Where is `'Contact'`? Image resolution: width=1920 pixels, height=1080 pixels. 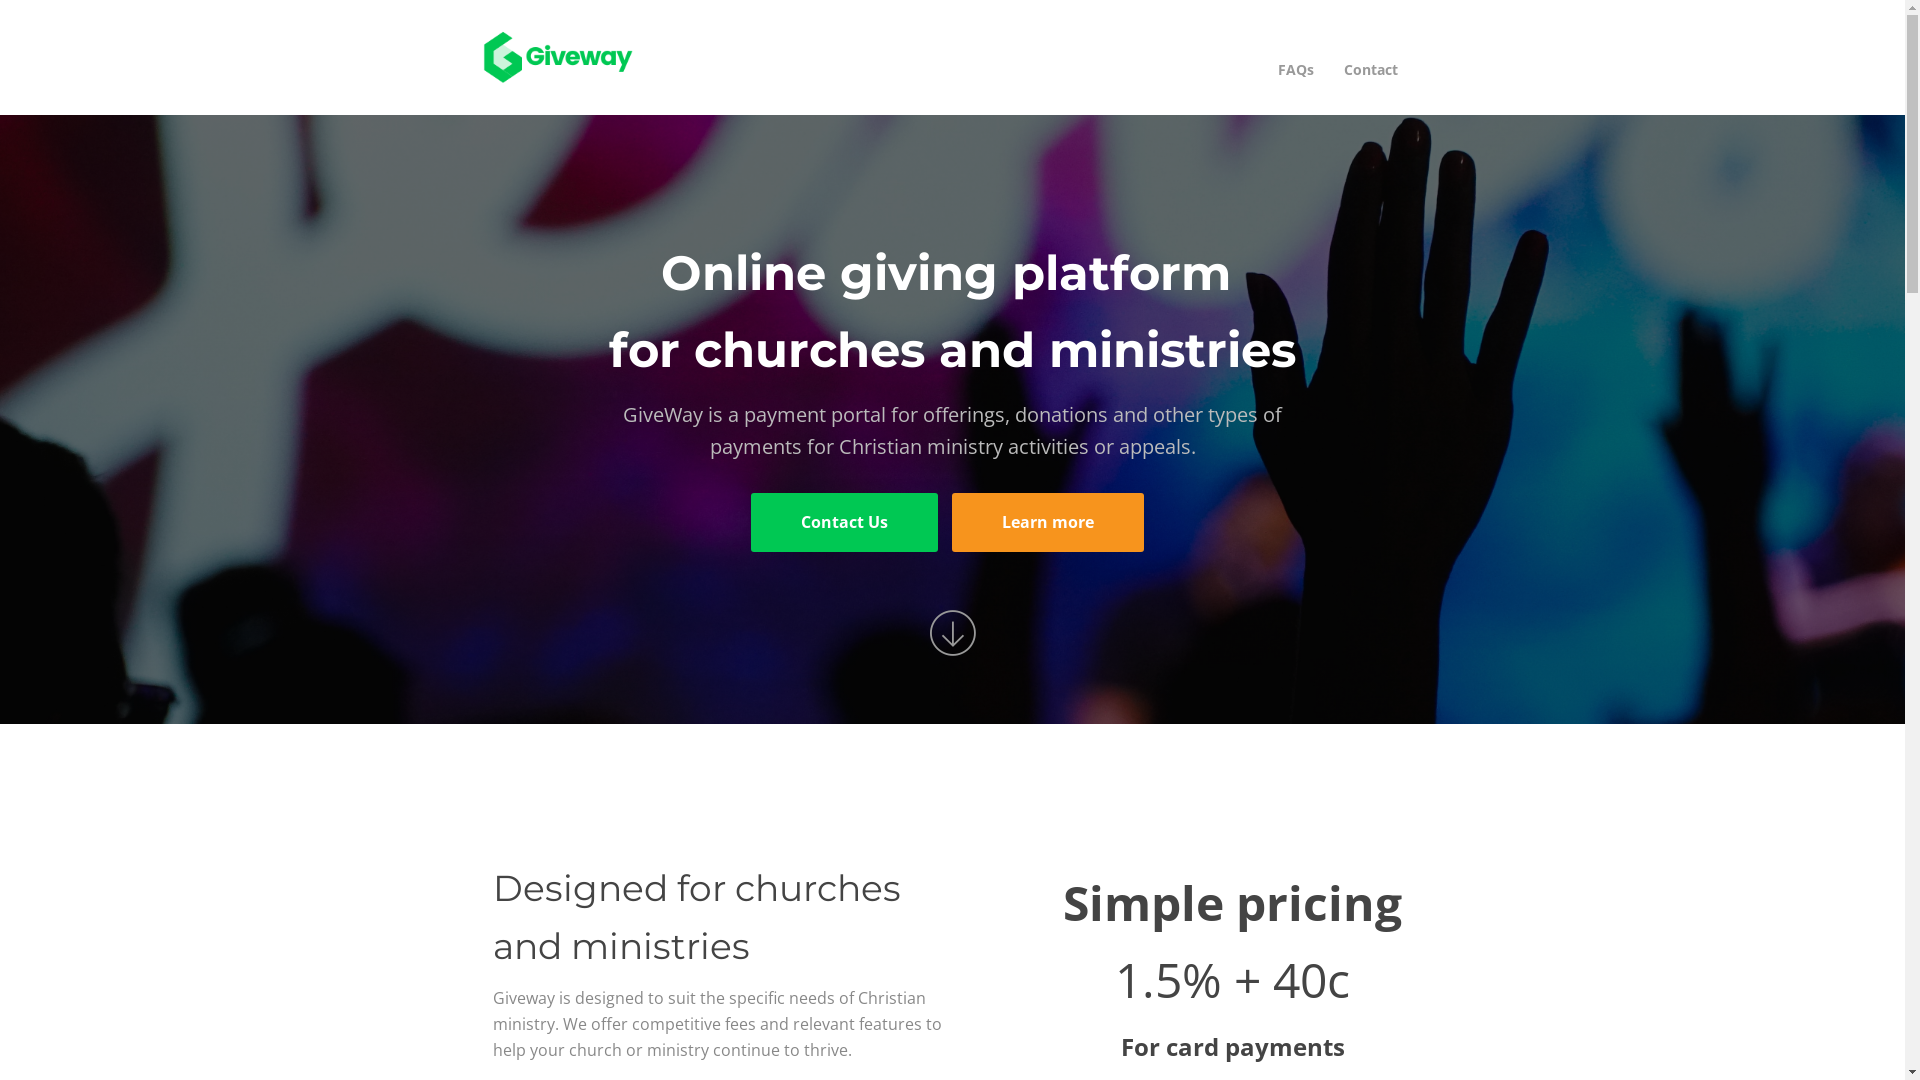 'Contact' is located at coordinates (1368, 68).